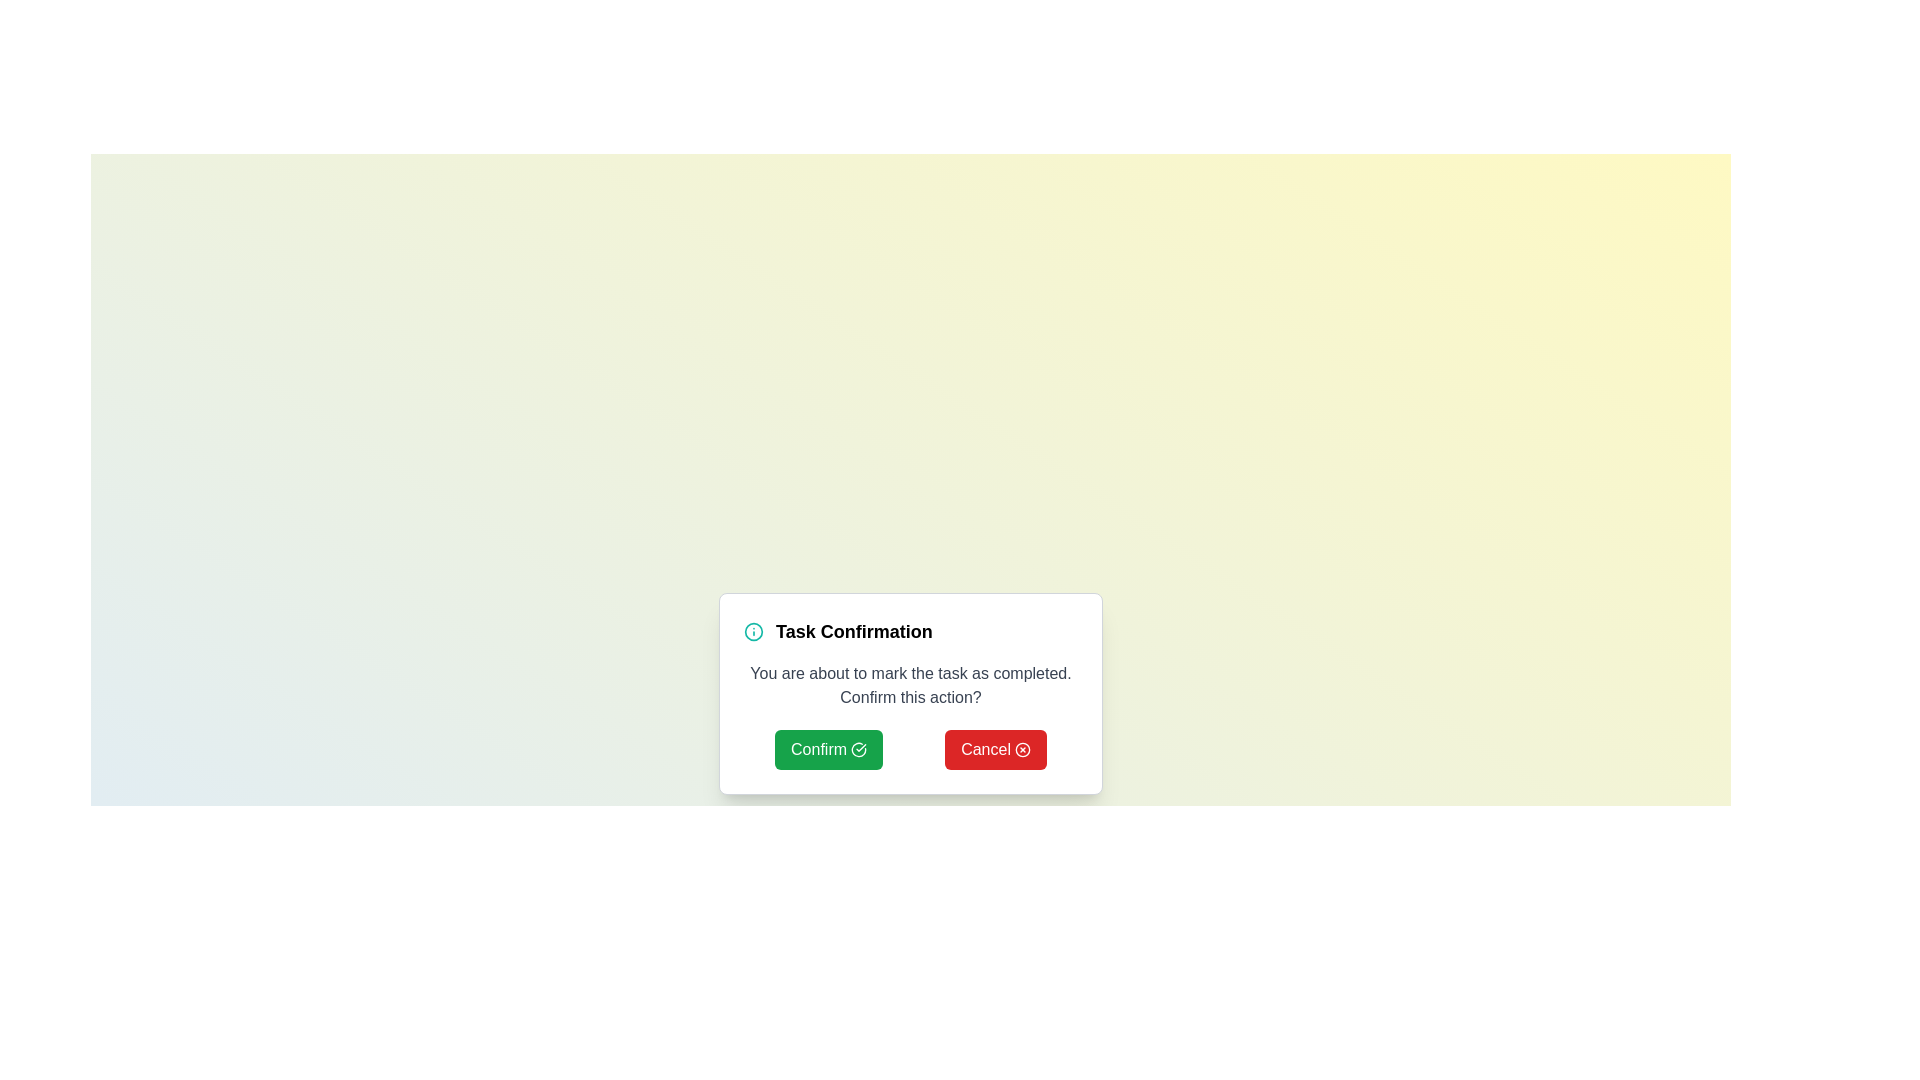  What do you see at coordinates (752, 632) in the screenshot?
I see `the outermost circular part of the SVG icon that represents an information or alert symbol in the 'Task Confirmation' dialog box, located to the left of the title text` at bounding box center [752, 632].